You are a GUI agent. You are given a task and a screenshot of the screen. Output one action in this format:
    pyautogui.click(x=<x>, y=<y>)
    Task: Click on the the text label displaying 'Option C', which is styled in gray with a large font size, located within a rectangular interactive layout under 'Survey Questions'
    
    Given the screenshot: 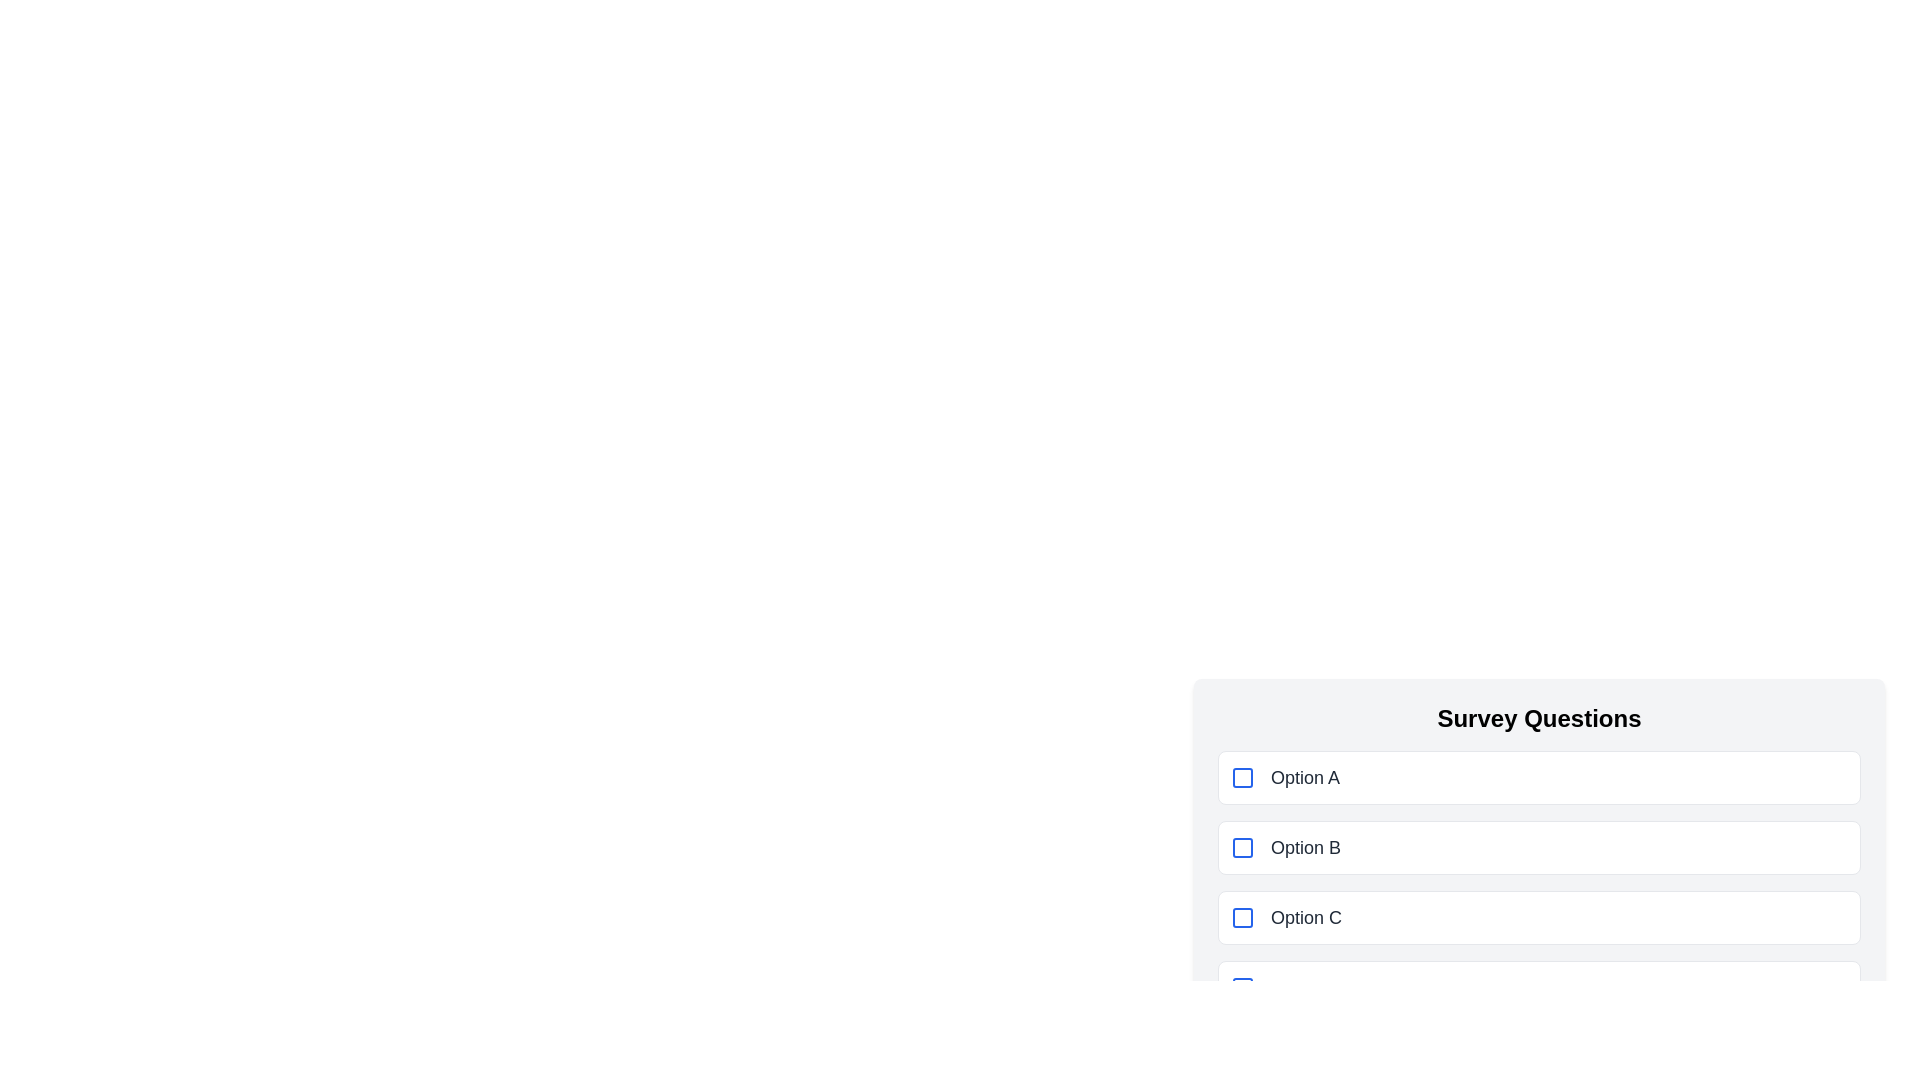 What is the action you would take?
    pyautogui.click(x=1306, y=918)
    